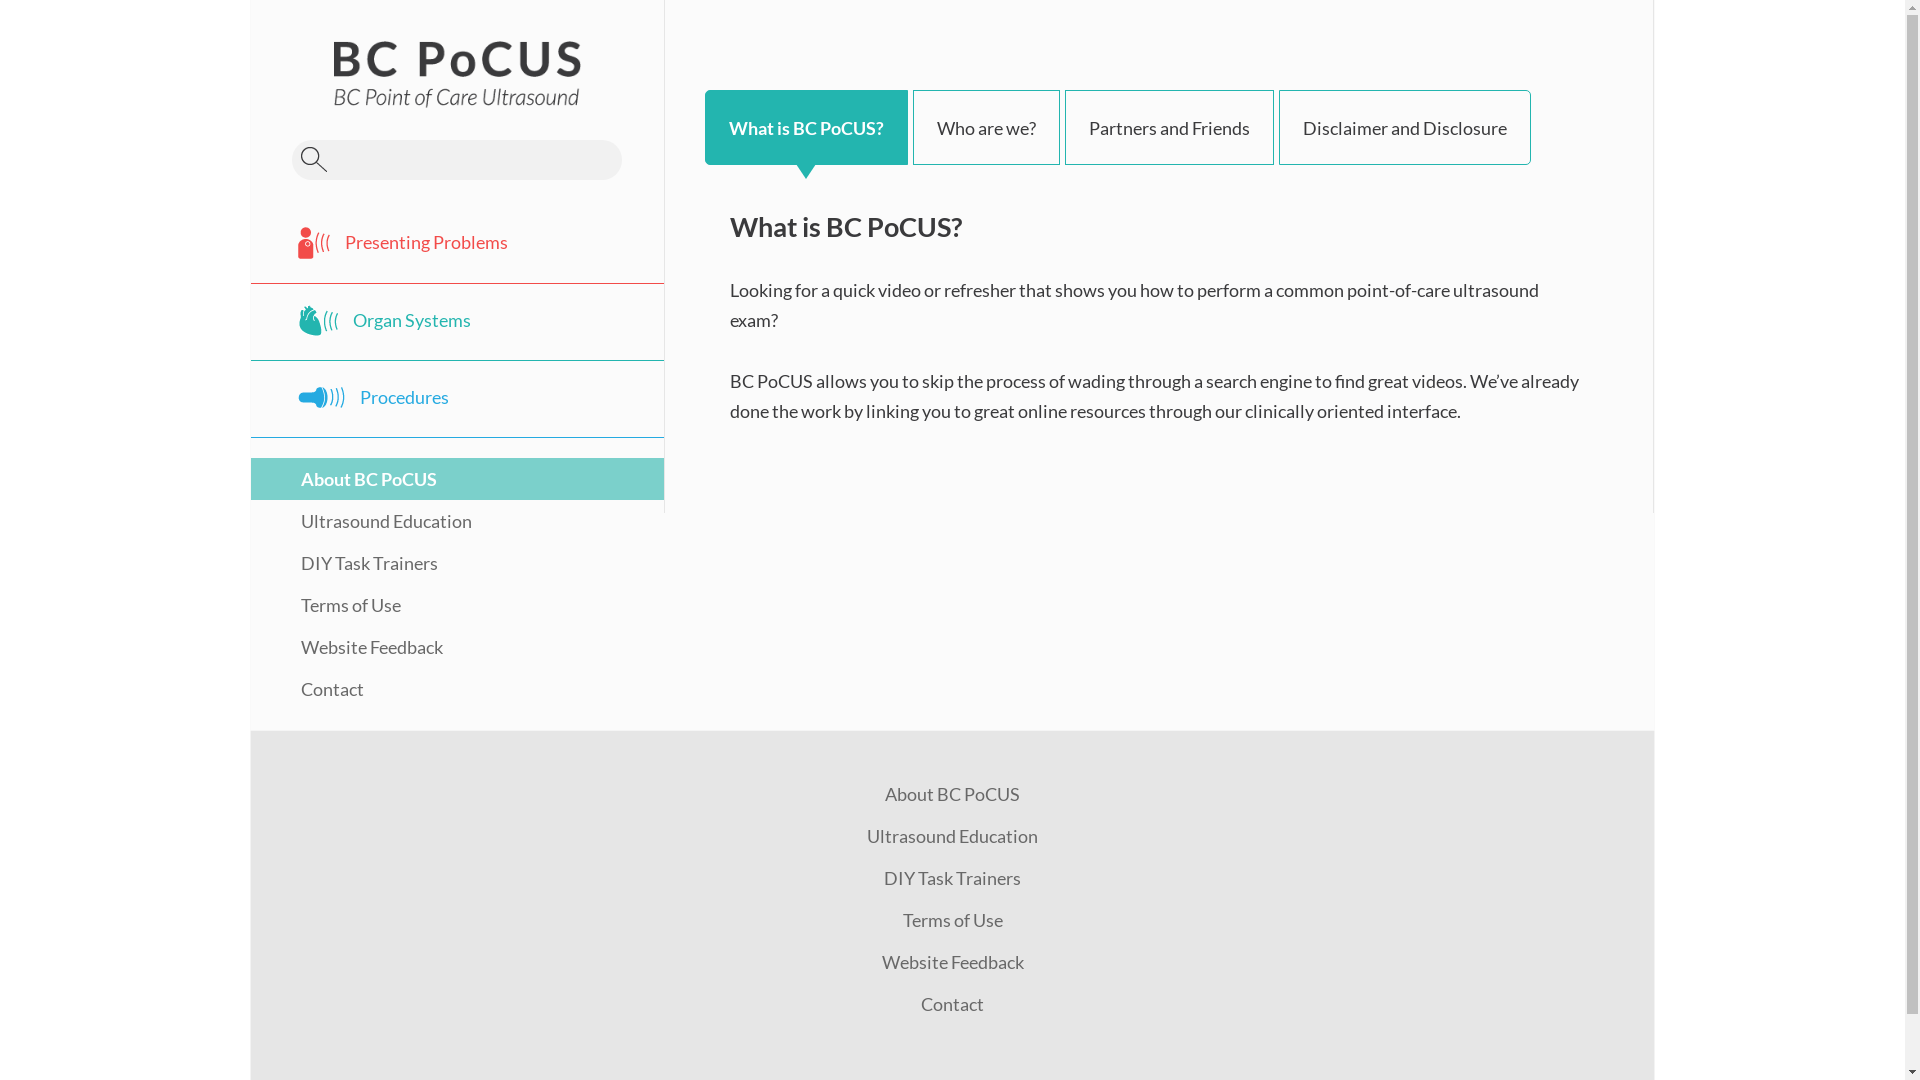 The image size is (1920, 1080). I want to click on 'Website Feedback', so click(881, 960).